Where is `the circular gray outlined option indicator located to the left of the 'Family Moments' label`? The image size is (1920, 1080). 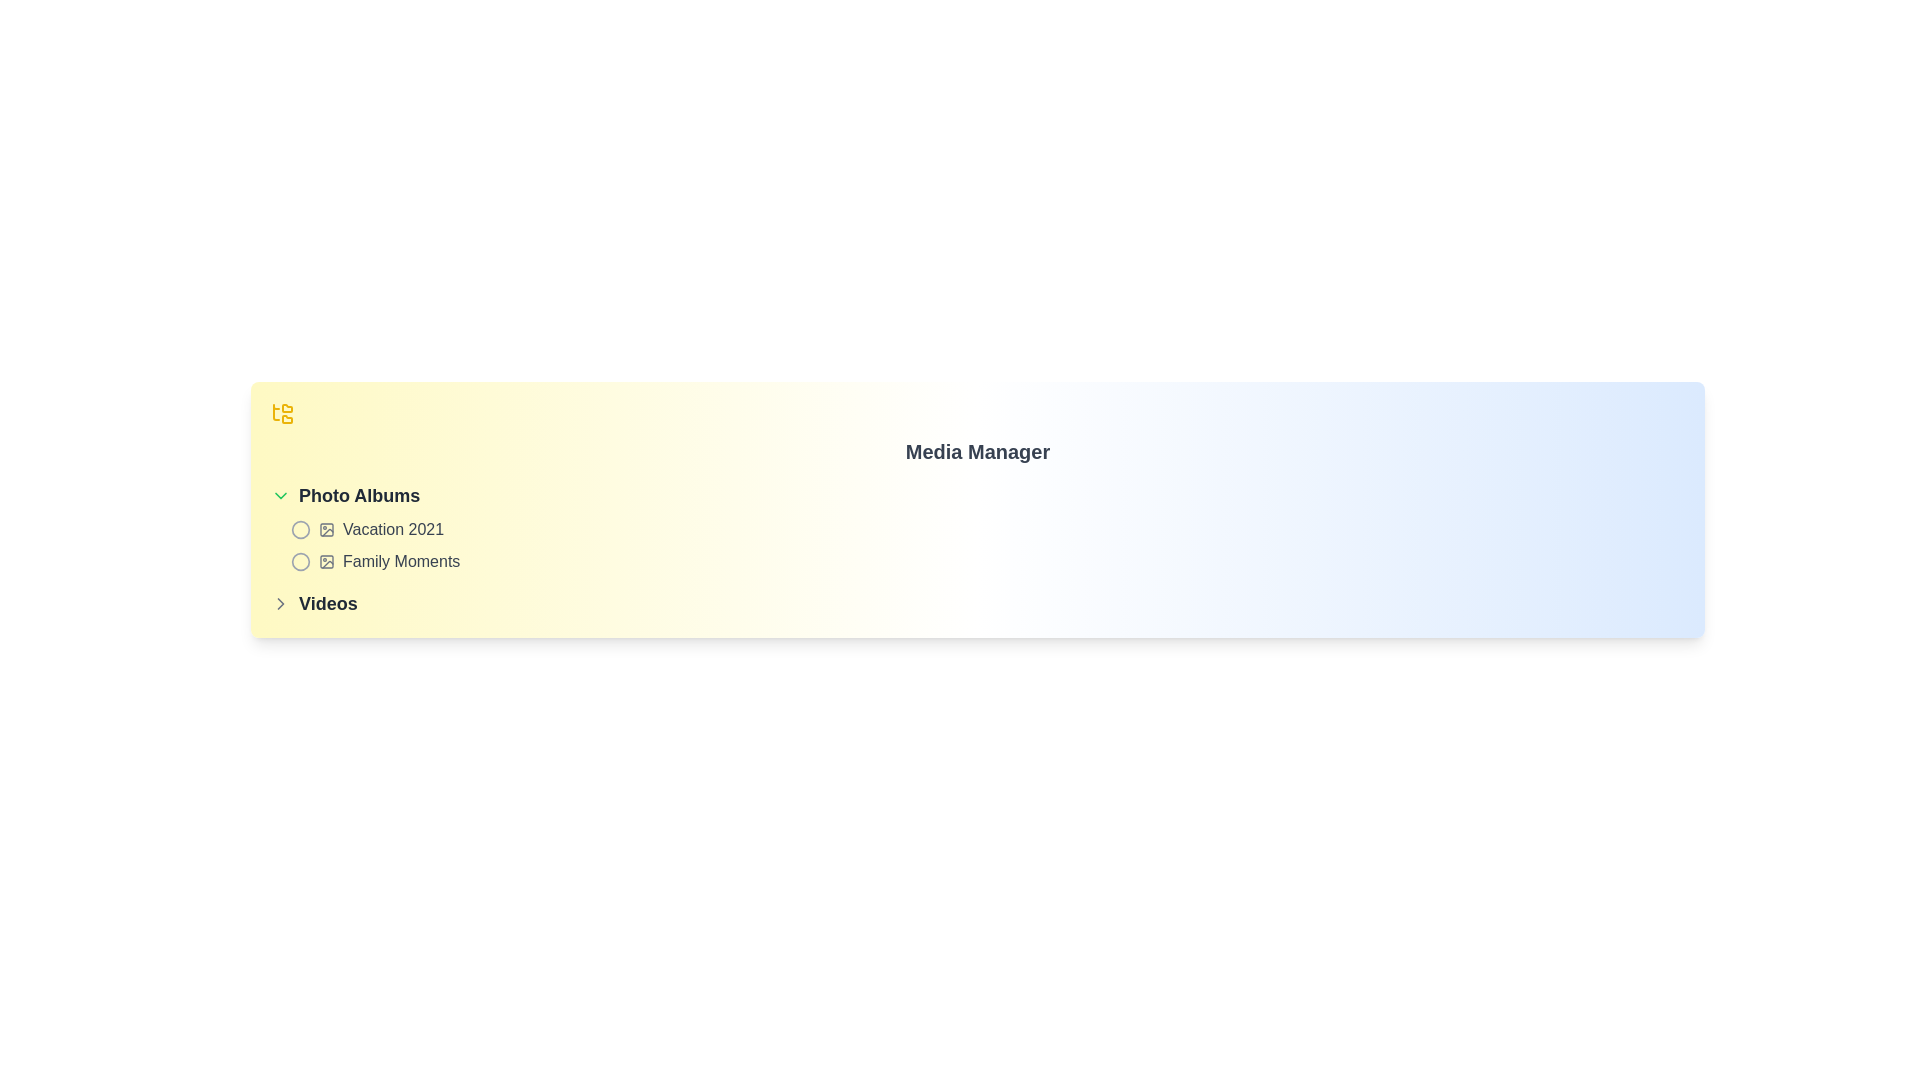 the circular gray outlined option indicator located to the left of the 'Family Moments' label is located at coordinates (300, 562).